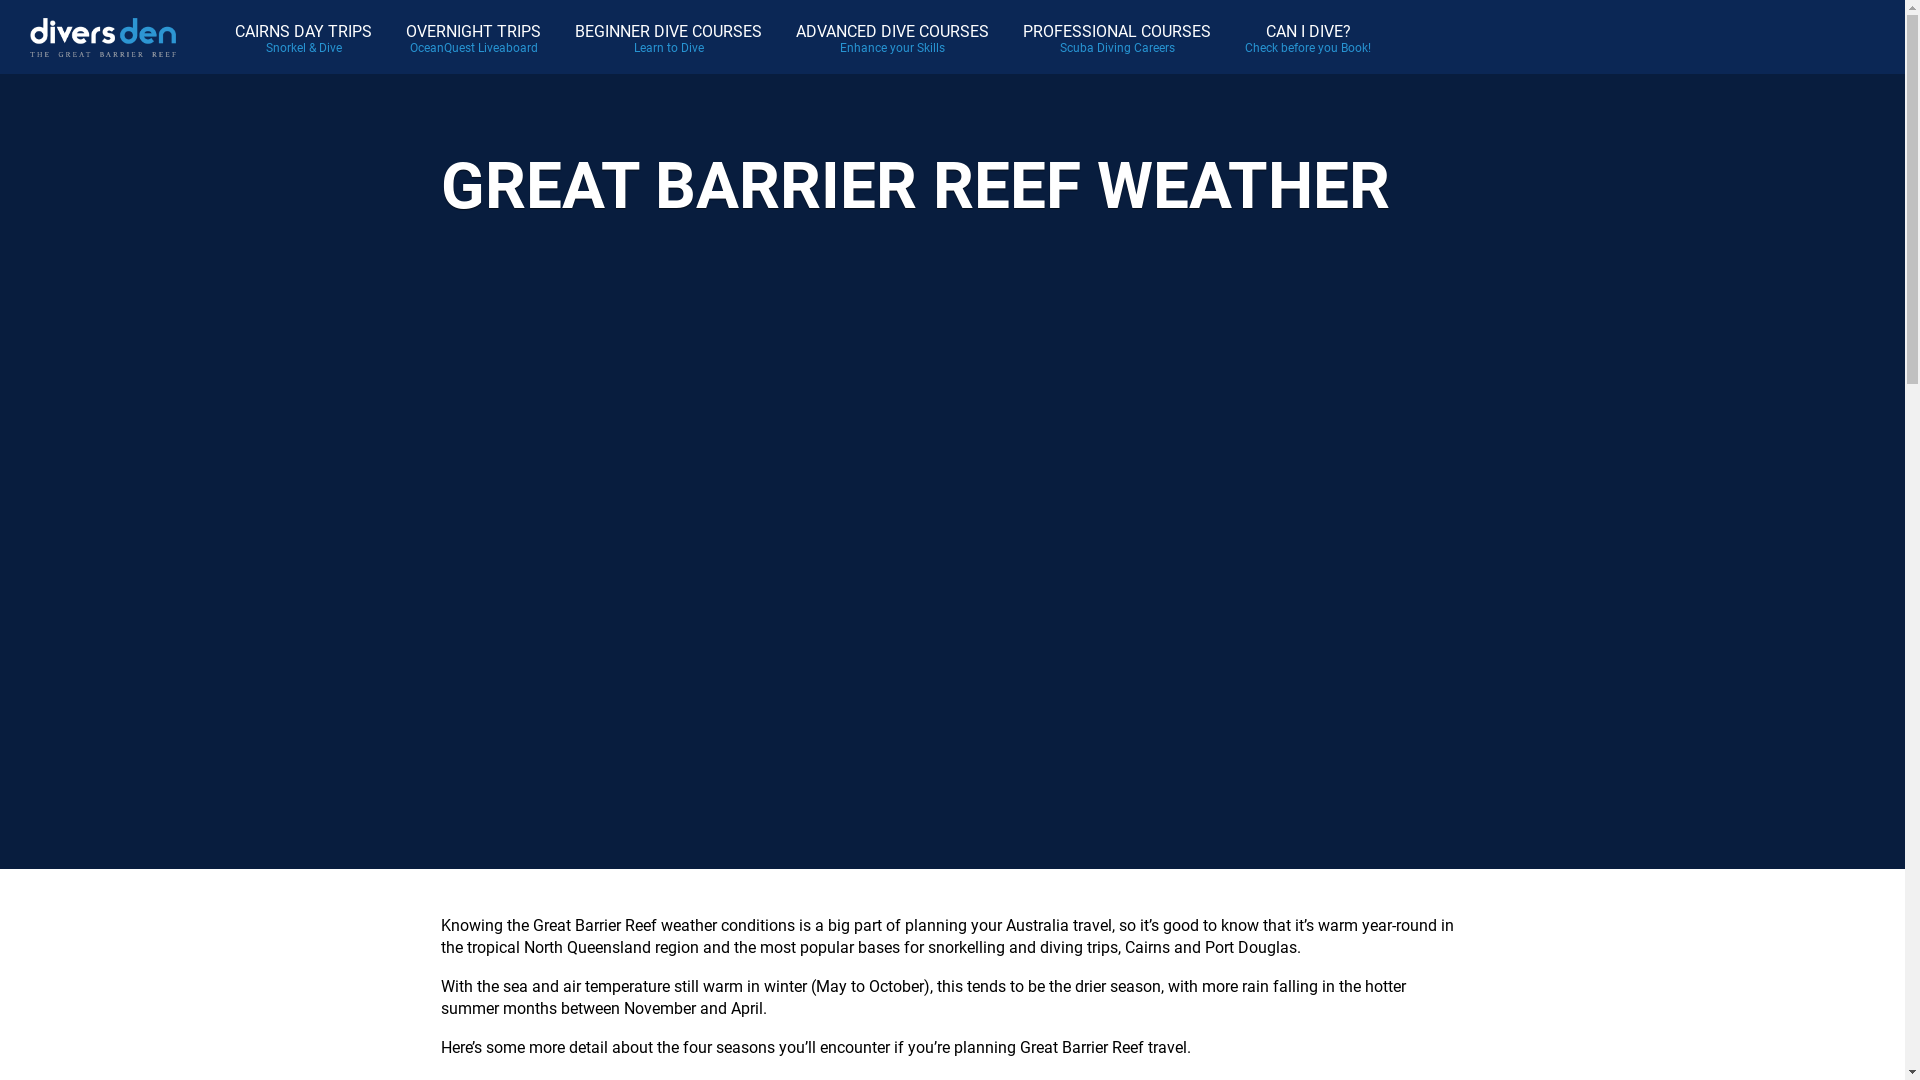 The height and width of the screenshot is (1080, 1920). What do you see at coordinates (668, 37) in the screenshot?
I see `'BEGINNER DIVE COURSES` at bounding box center [668, 37].